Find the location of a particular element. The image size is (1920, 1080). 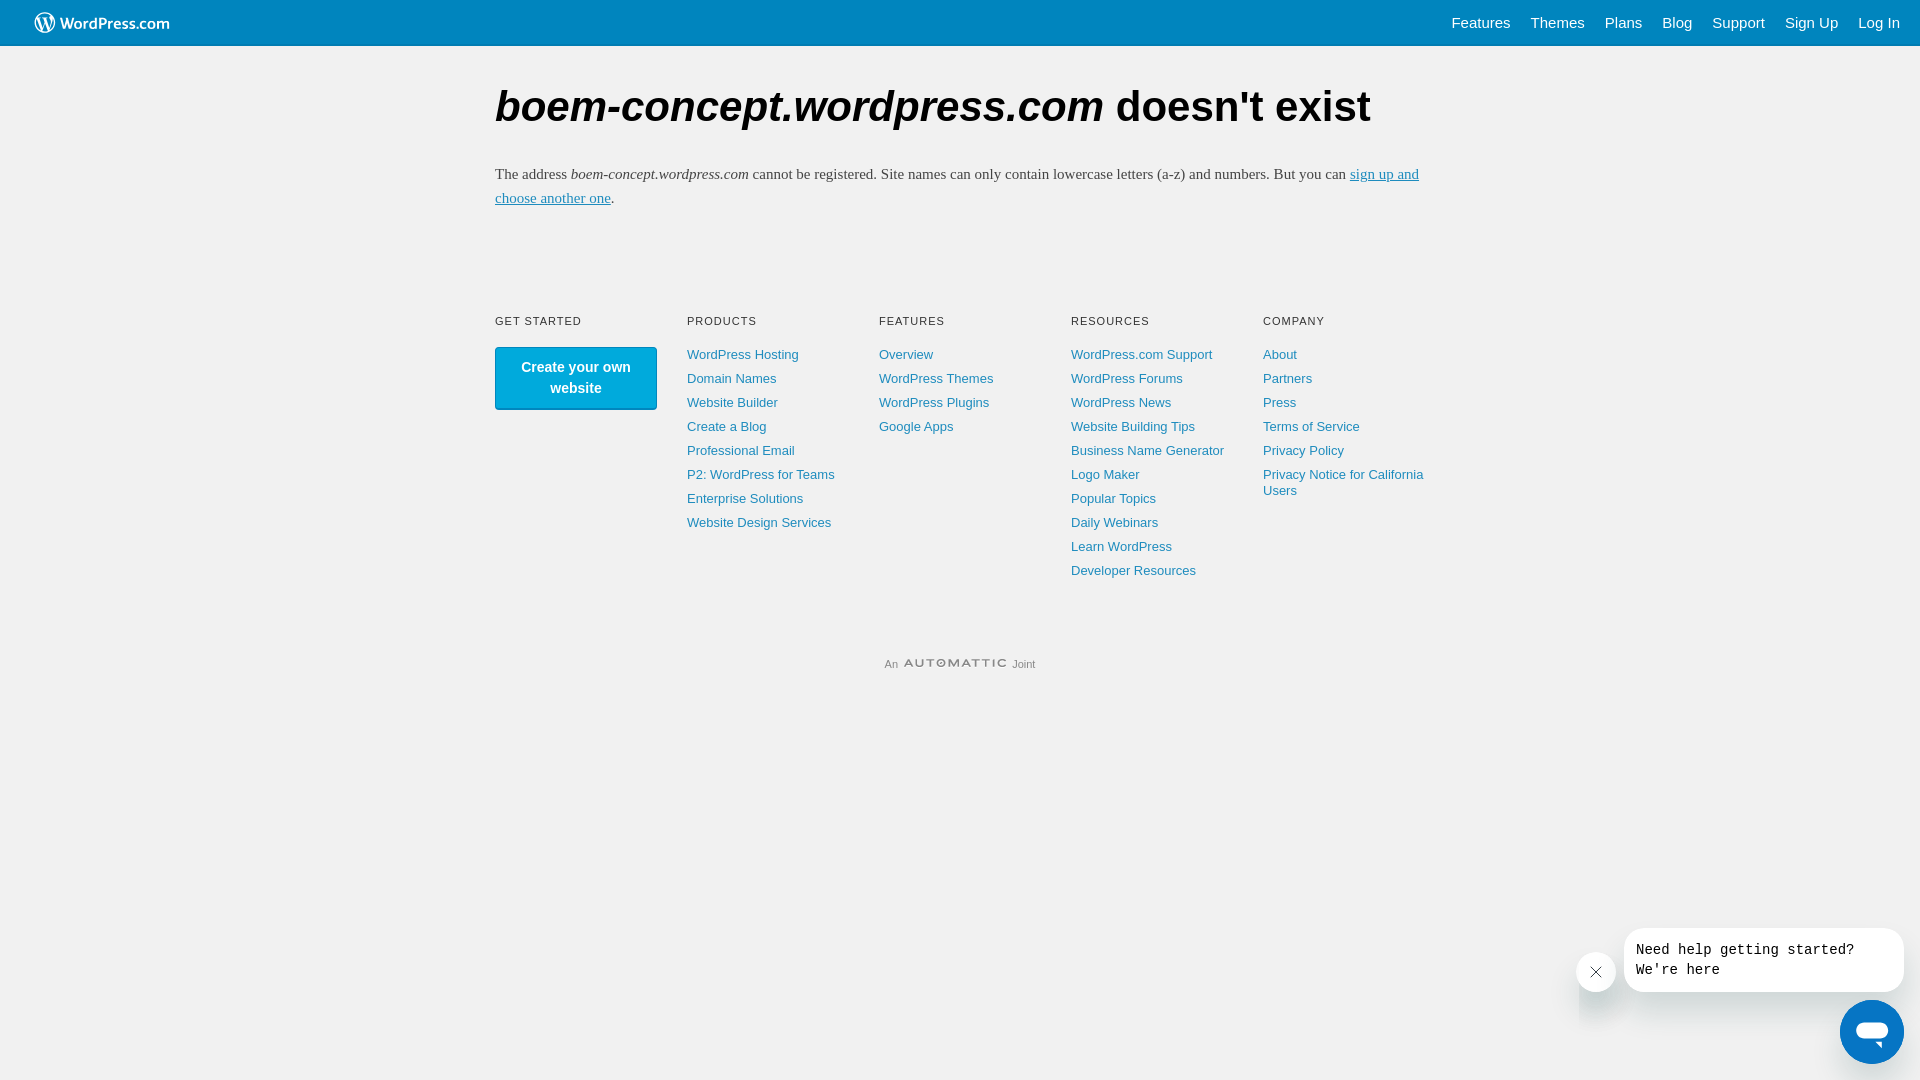

'Developer Resources' is located at coordinates (1133, 570).